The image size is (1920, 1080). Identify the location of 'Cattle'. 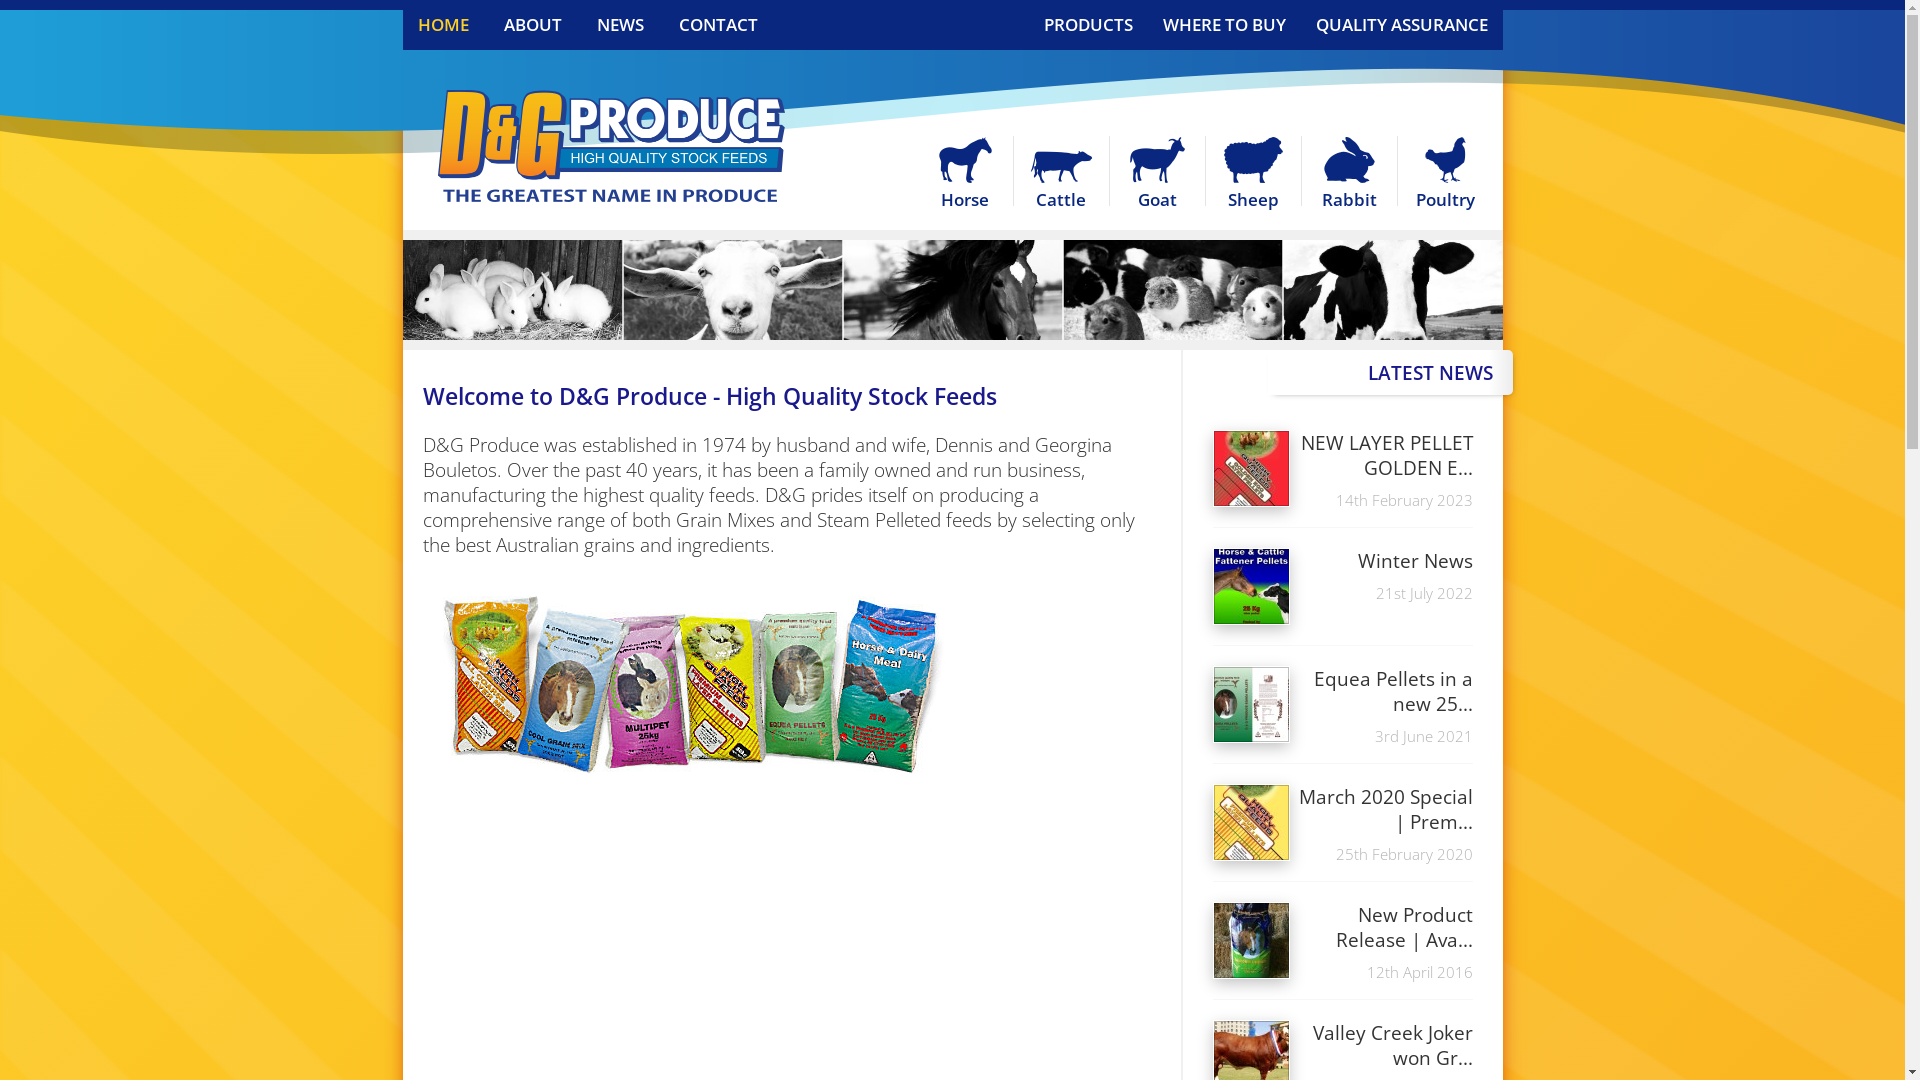
(1060, 173).